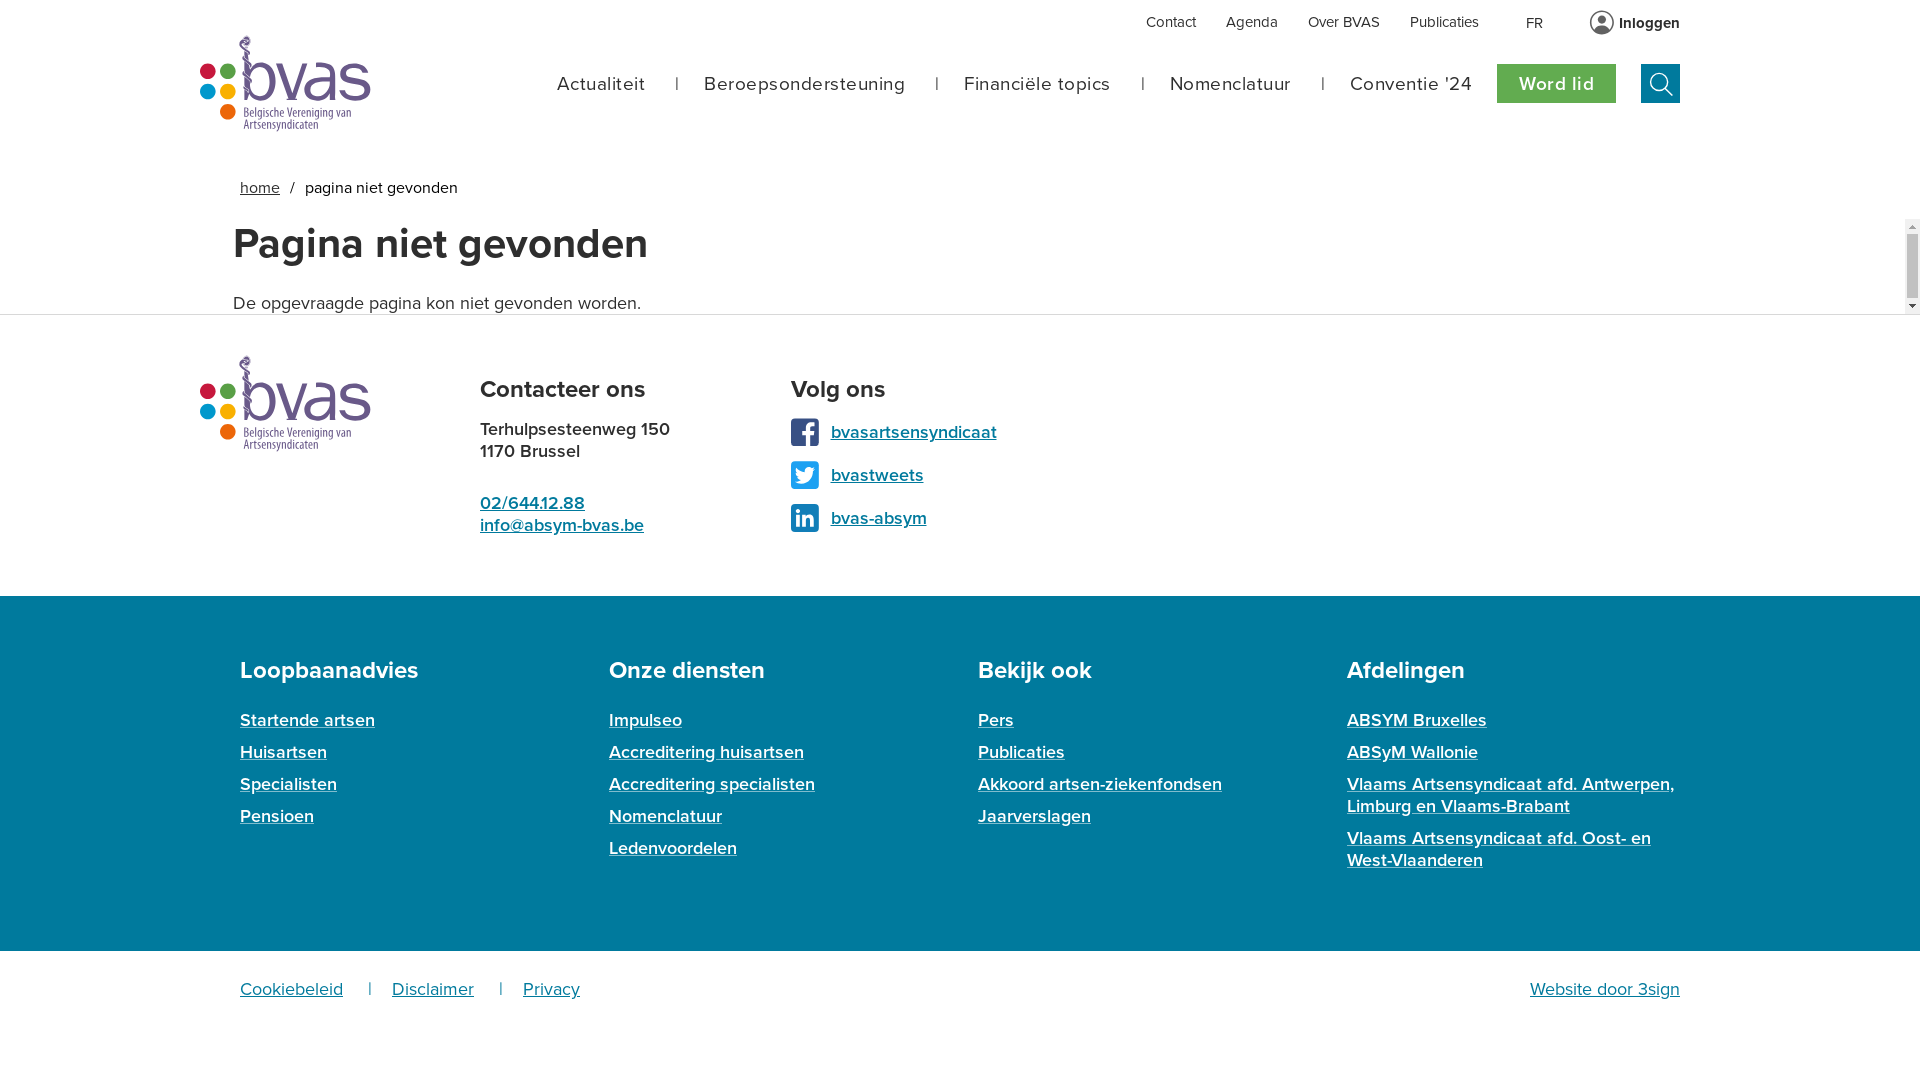 This screenshot has width=1920, height=1080. What do you see at coordinates (1251, 23) in the screenshot?
I see `'Agenda'` at bounding box center [1251, 23].